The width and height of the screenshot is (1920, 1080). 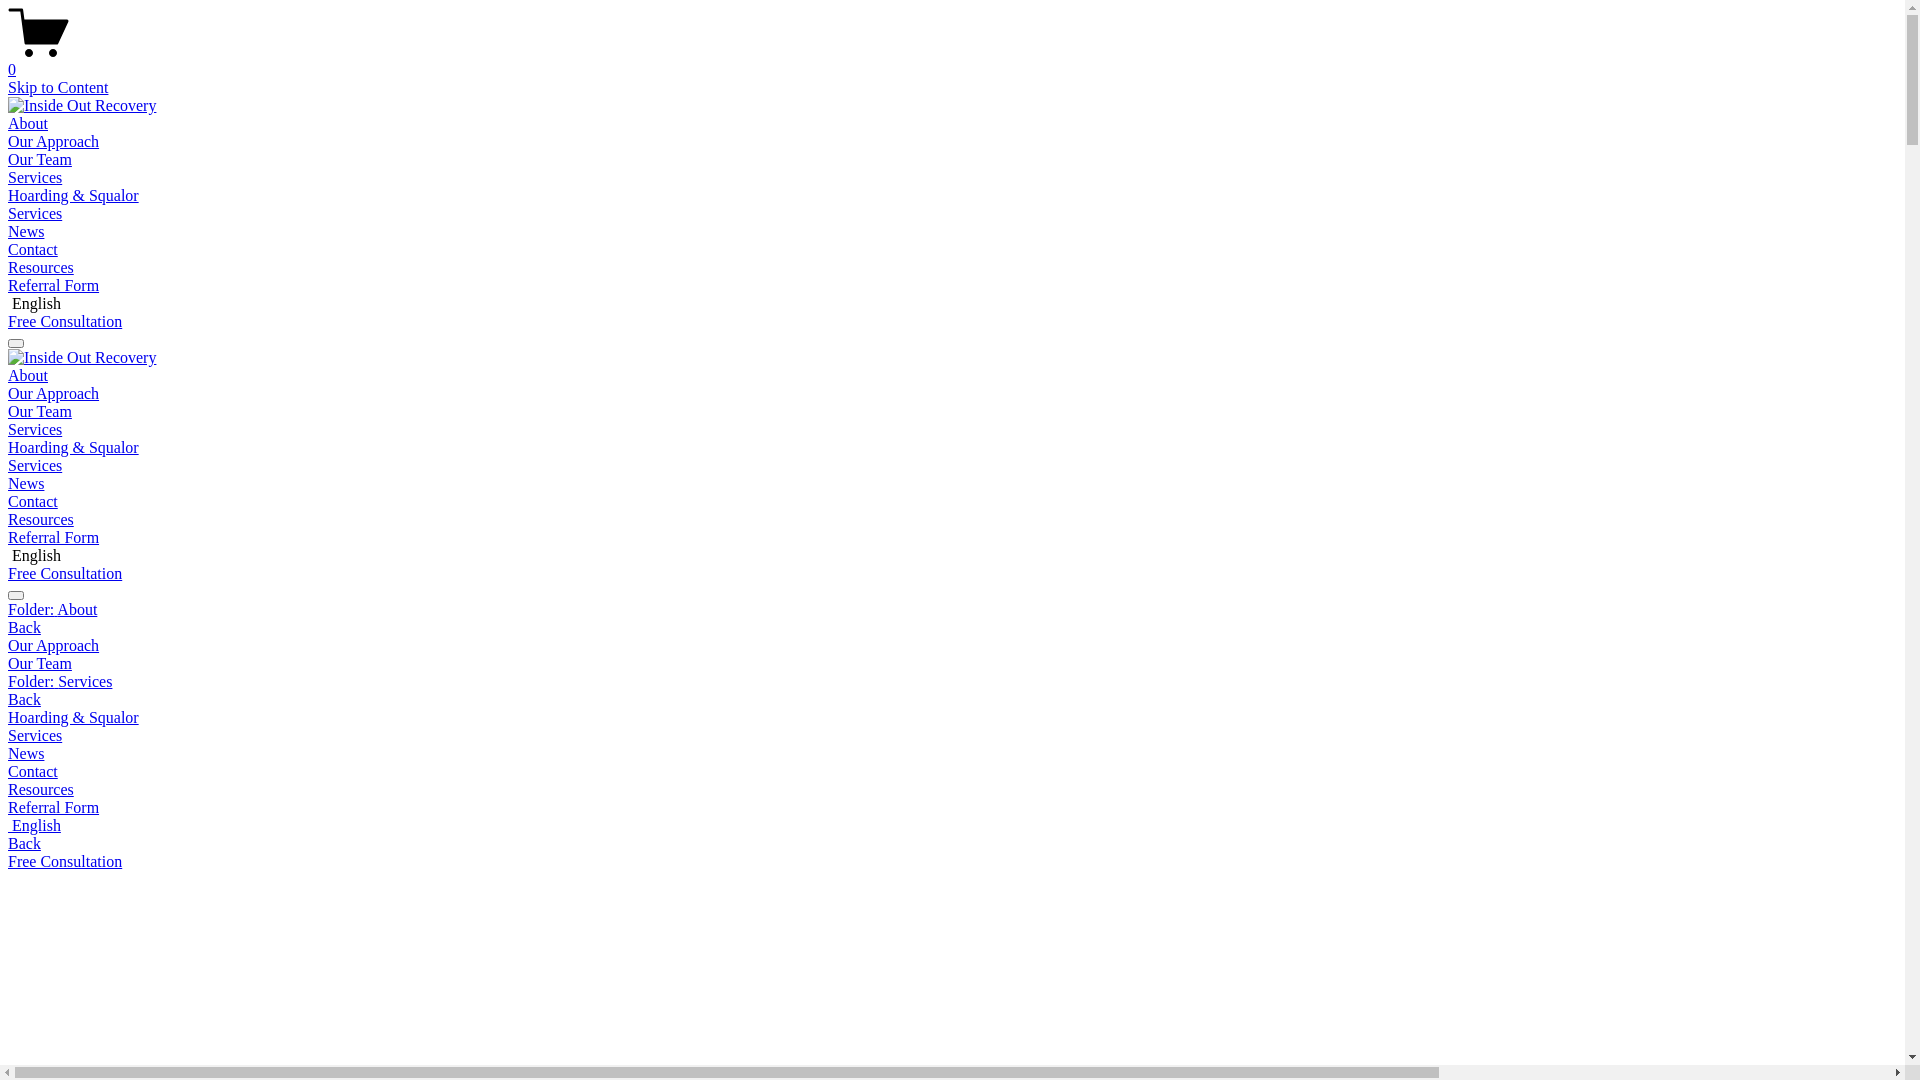 What do you see at coordinates (8, 681) in the screenshot?
I see `'Folder: Services'` at bounding box center [8, 681].